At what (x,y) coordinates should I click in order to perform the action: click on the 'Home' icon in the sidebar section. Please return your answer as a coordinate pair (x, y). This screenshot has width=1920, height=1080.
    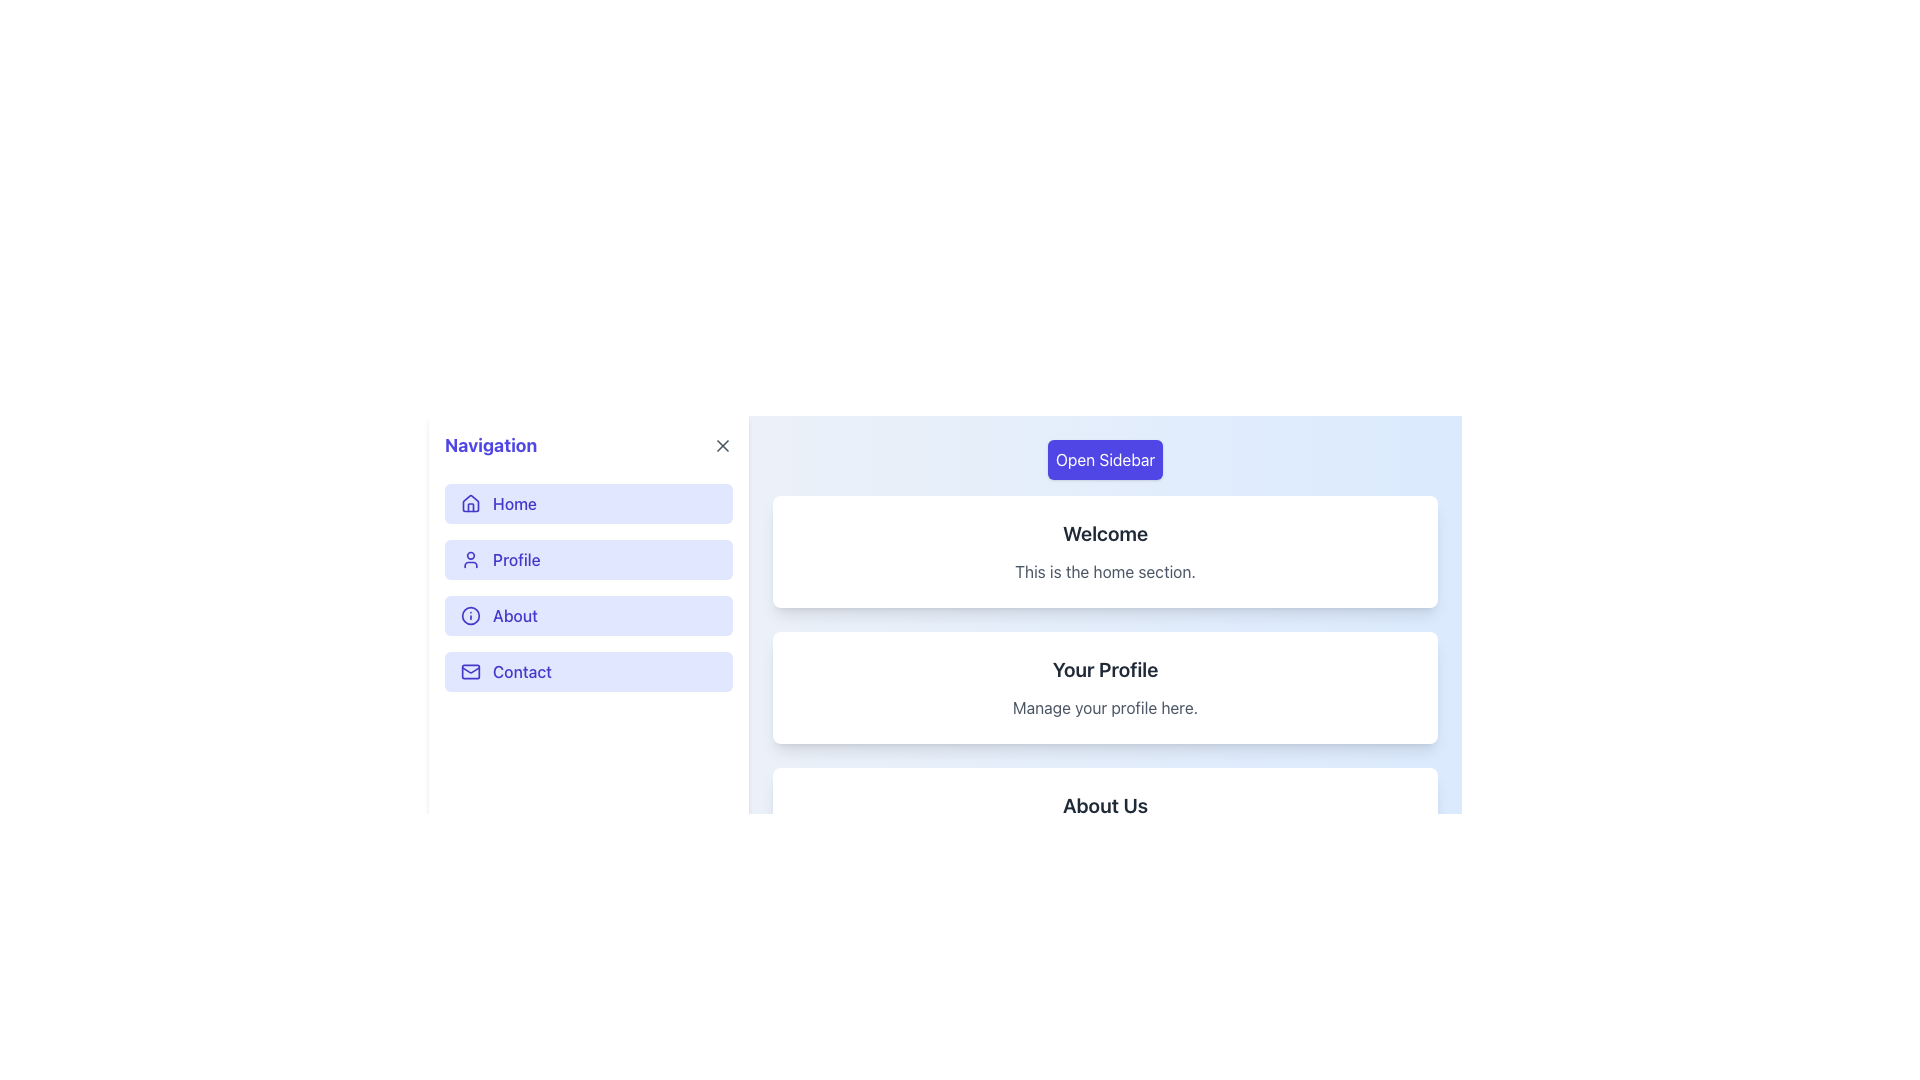
    Looking at the image, I should click on (469, 503).